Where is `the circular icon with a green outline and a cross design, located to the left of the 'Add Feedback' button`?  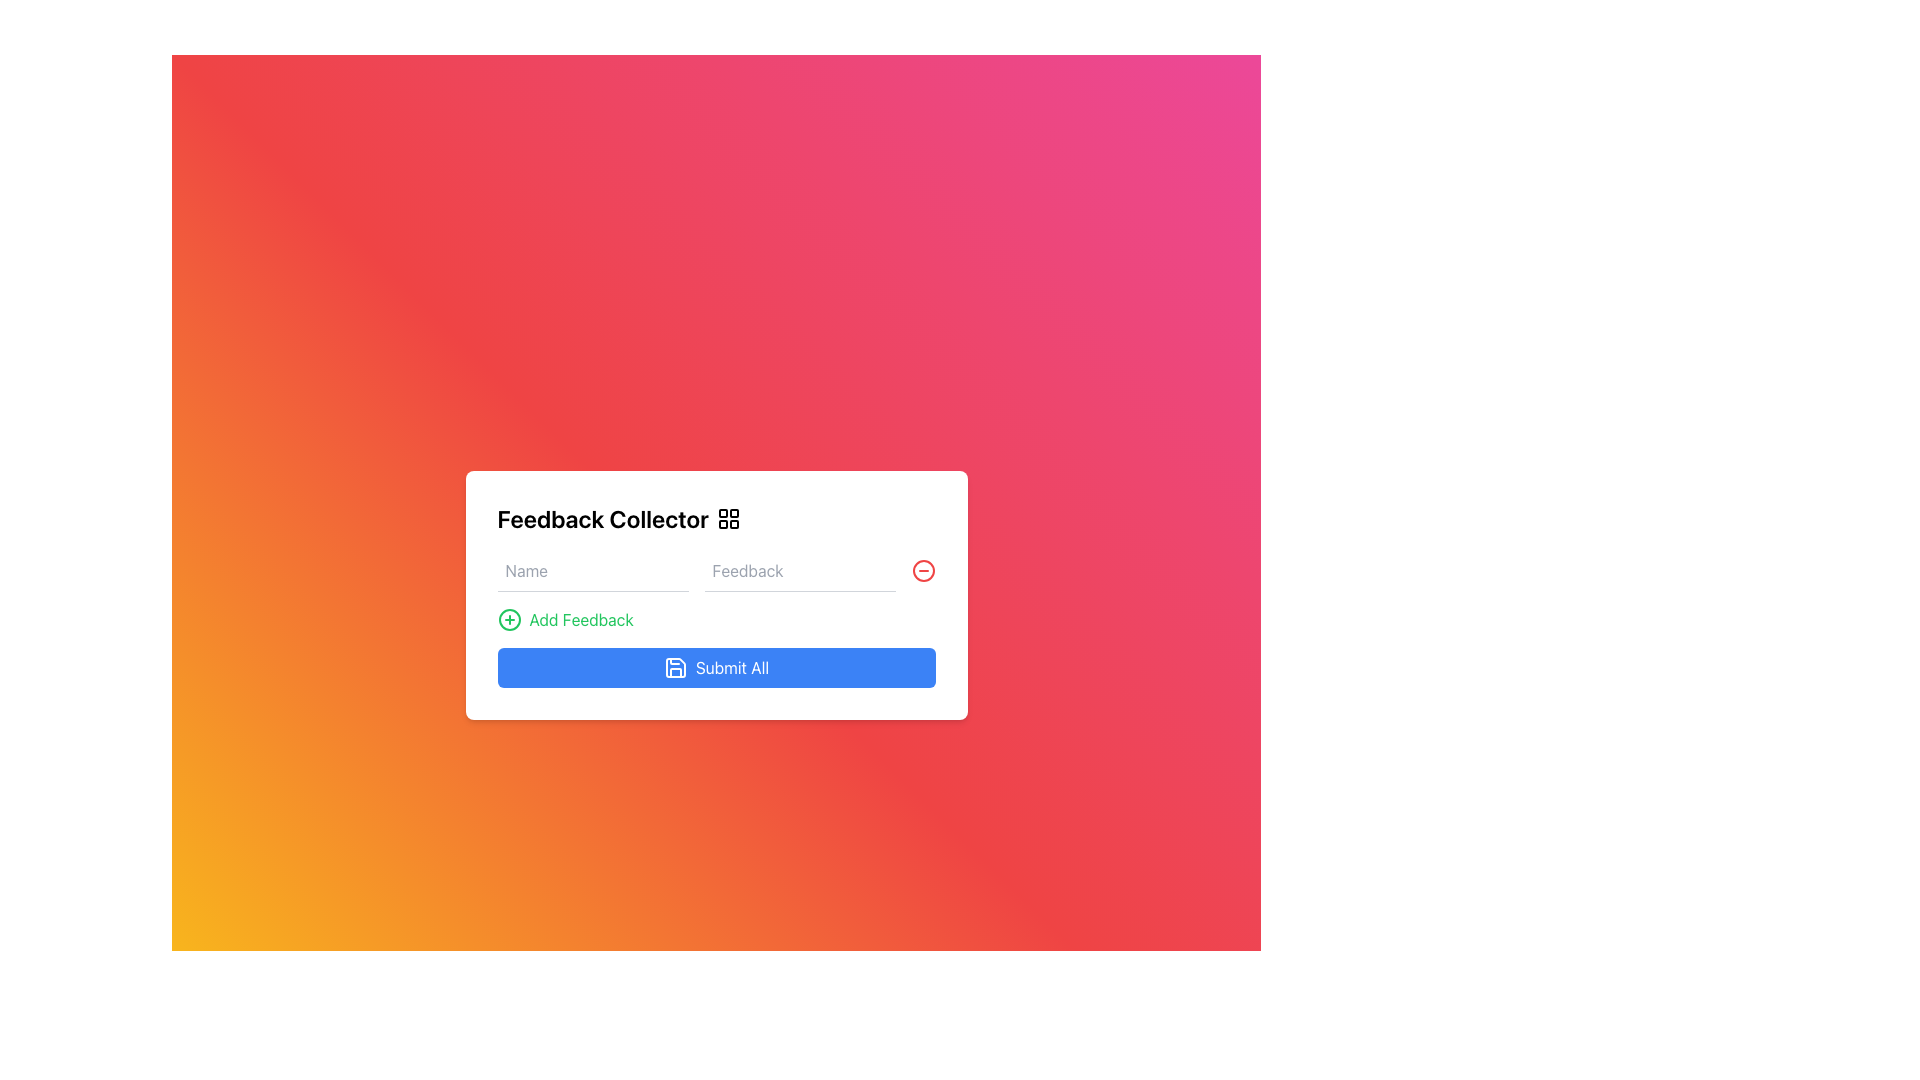 the circular icon with a green outline and a cross design, located to the left of the 'Add Feedback' button is located at coordinates (509, 618).